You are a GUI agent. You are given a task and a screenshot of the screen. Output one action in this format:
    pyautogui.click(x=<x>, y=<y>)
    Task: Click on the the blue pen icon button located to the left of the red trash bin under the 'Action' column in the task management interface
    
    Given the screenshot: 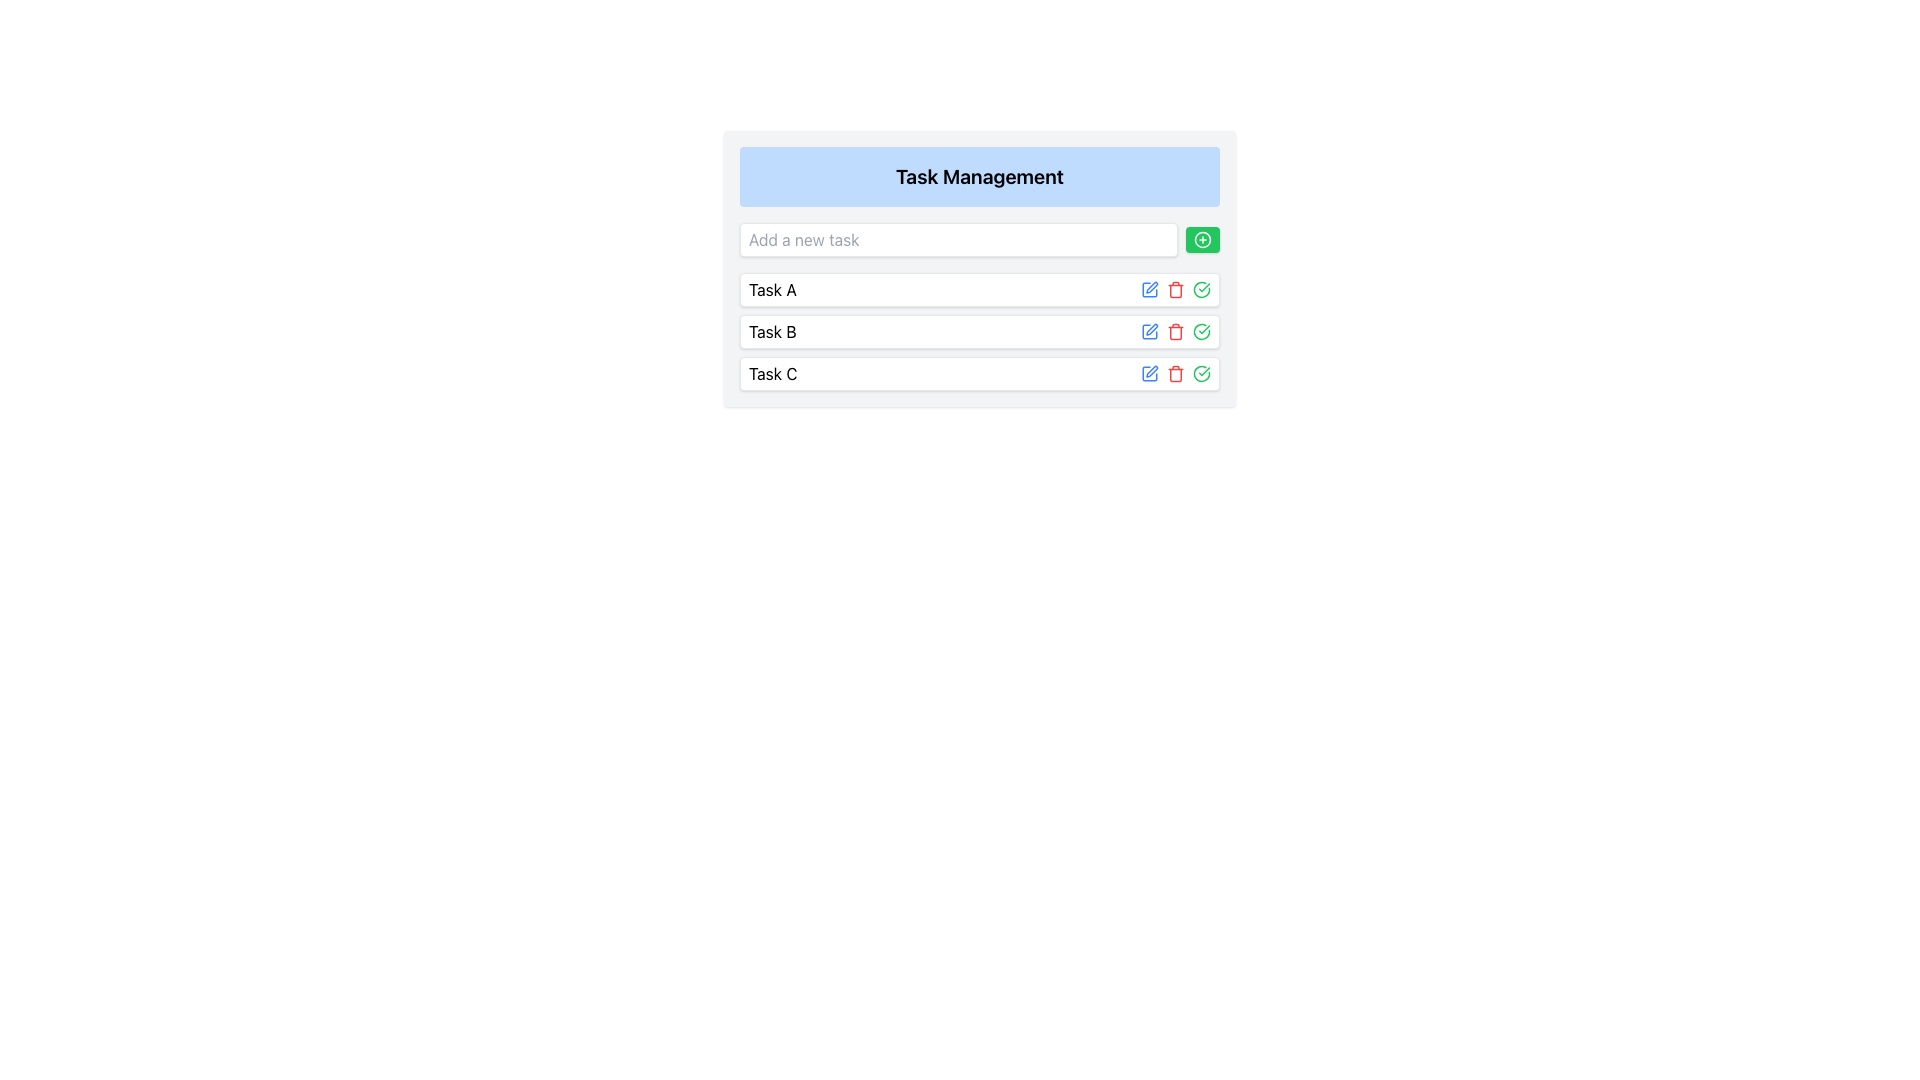 What is the action you would take?
    pyautogui.click(x=1150, y=289)
    